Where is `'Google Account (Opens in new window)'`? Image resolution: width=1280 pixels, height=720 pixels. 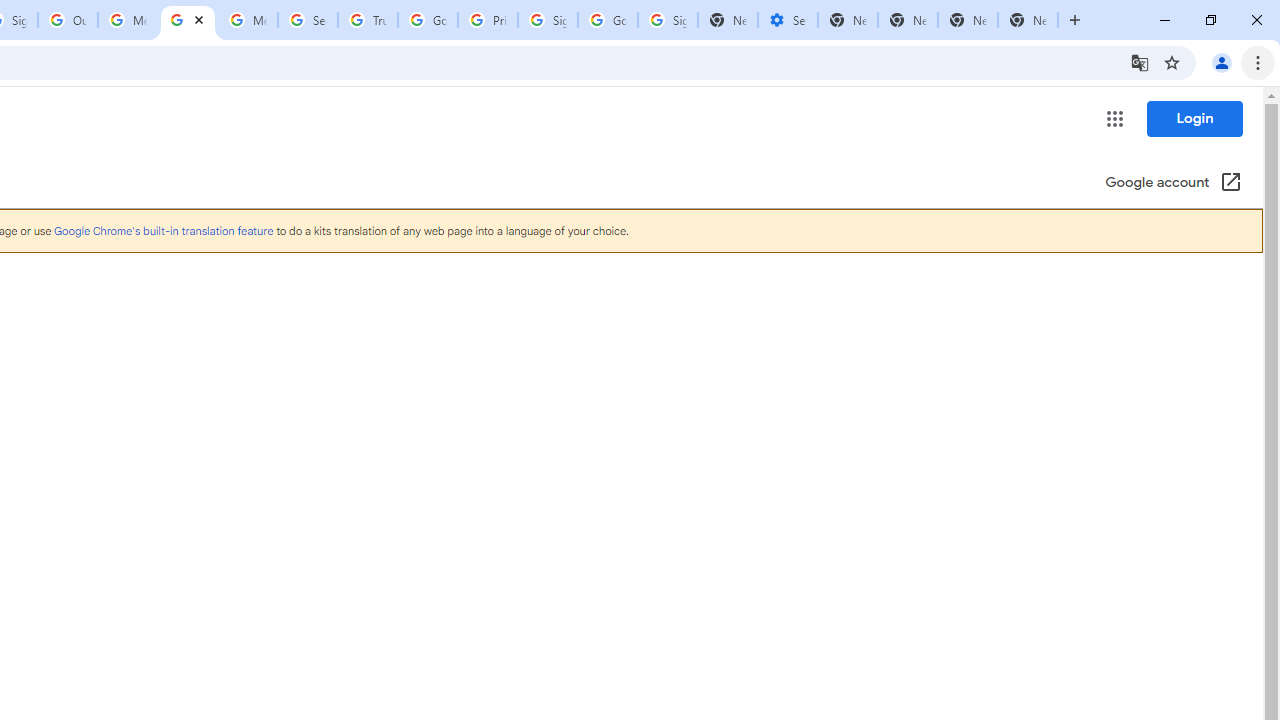 'Google Account (Opens in new window)' is located at coordinates (1173, 183).